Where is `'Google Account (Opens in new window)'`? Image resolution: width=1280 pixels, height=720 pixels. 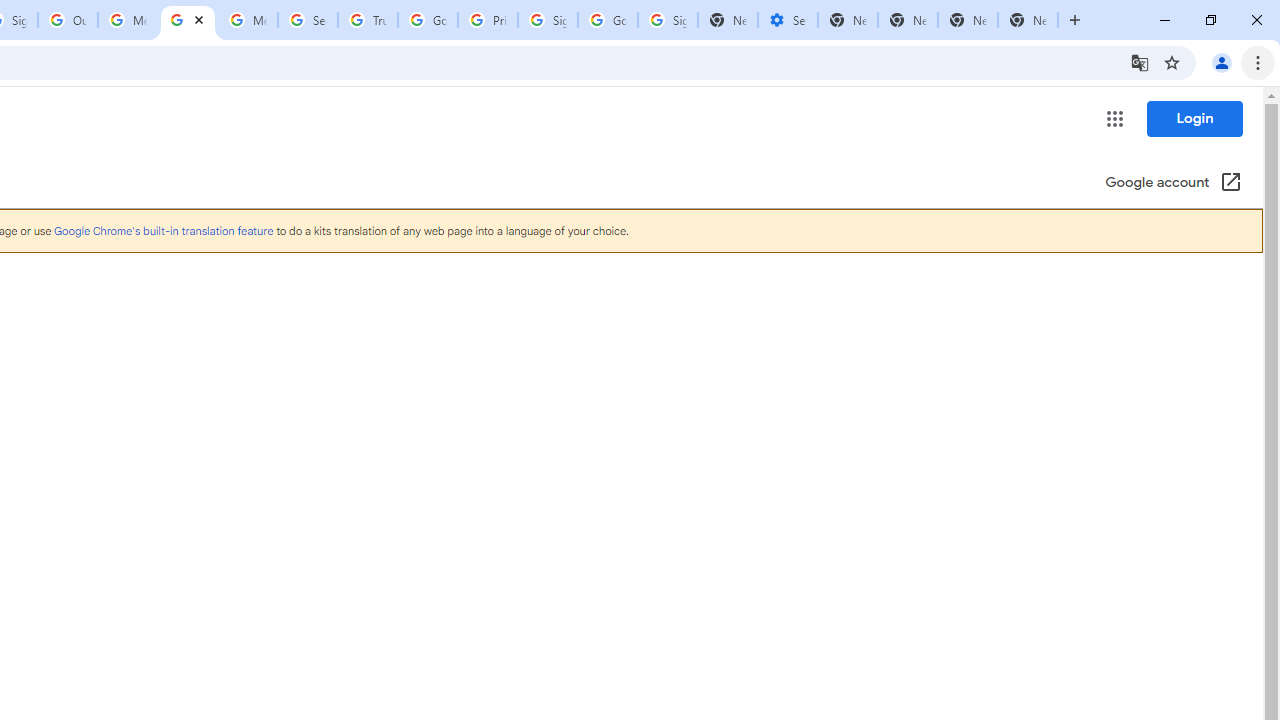 'Google Account (Opens in new window)' is located at coordinates (1173, 183).